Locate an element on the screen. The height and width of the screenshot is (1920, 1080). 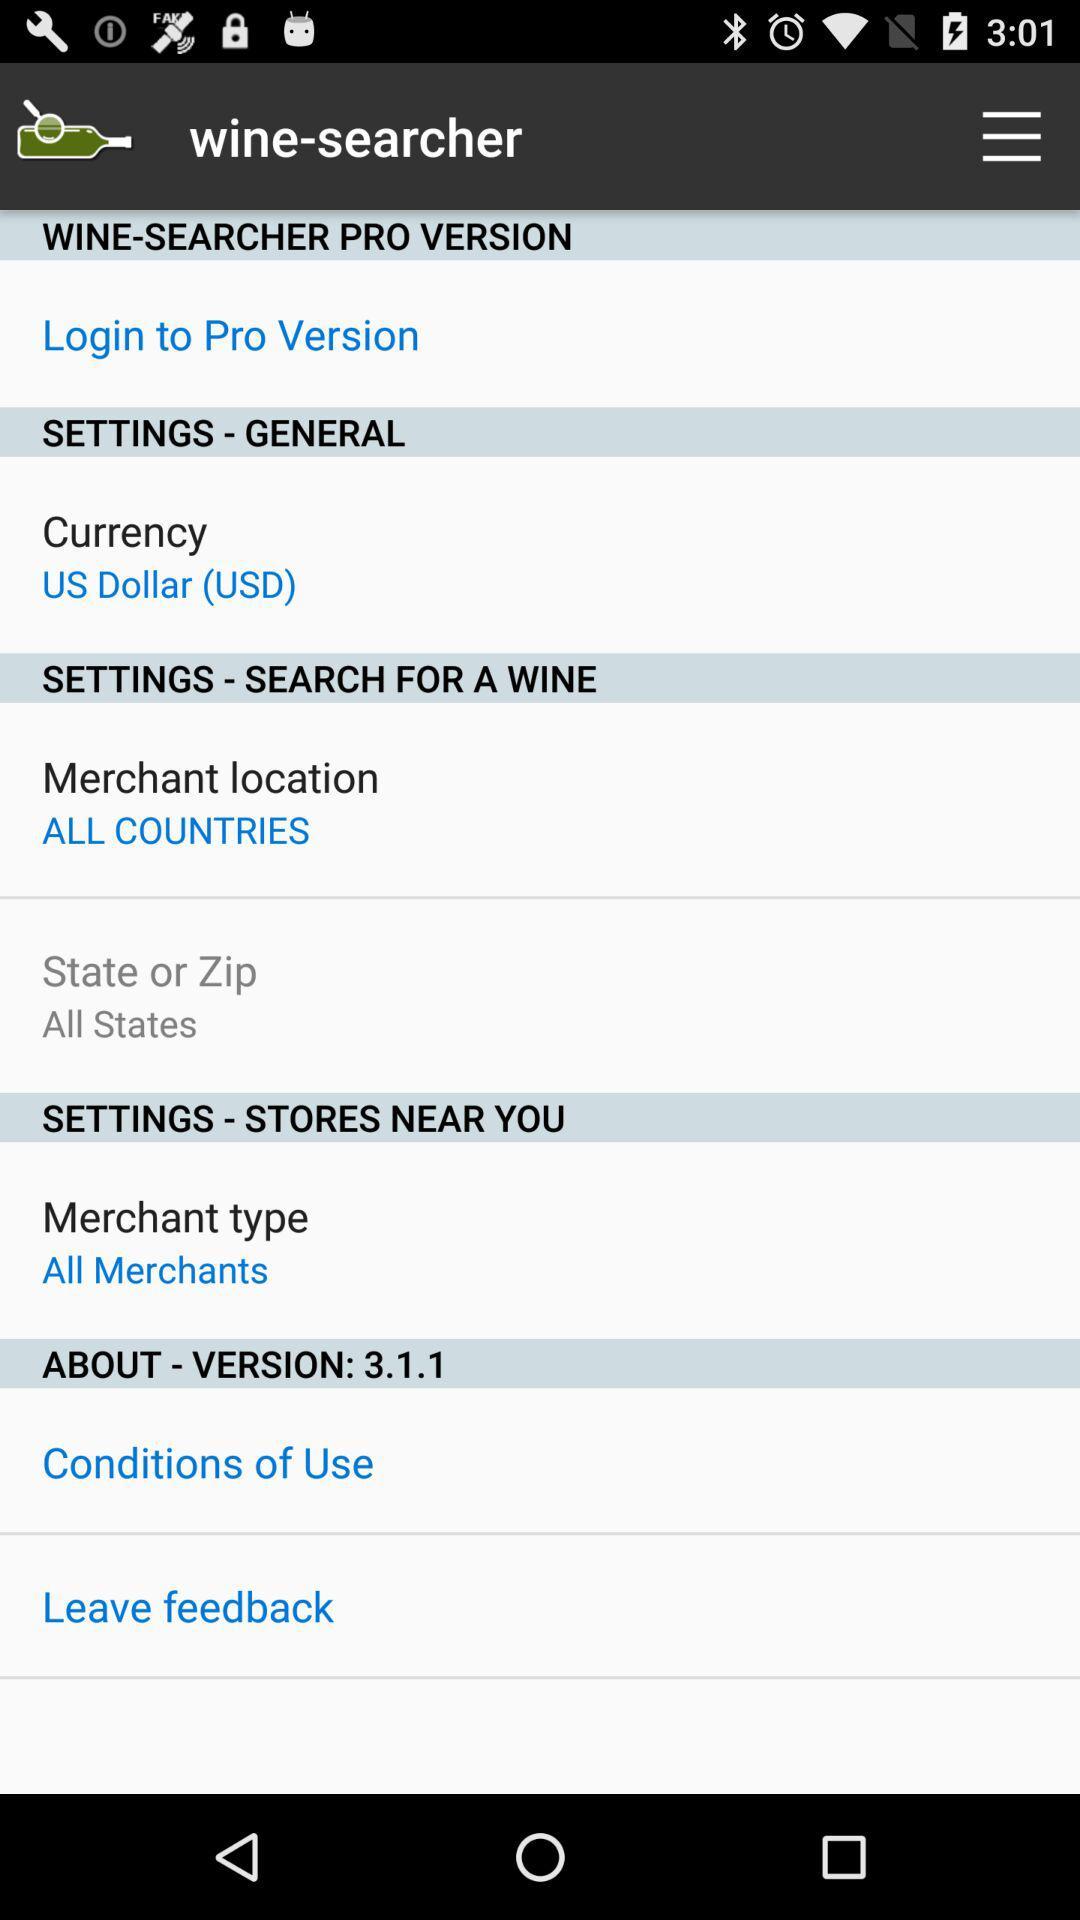
the item above the state or zip item is located at coordinates (174, 829).